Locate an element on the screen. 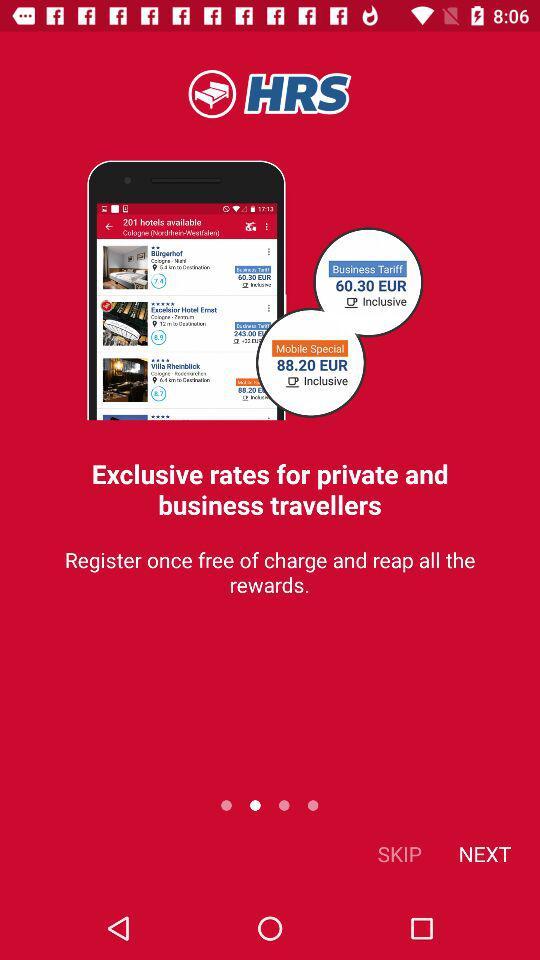 The width and height of the screenshot is (540, 960). the item to the left of next is located at coordinates (399, 852).